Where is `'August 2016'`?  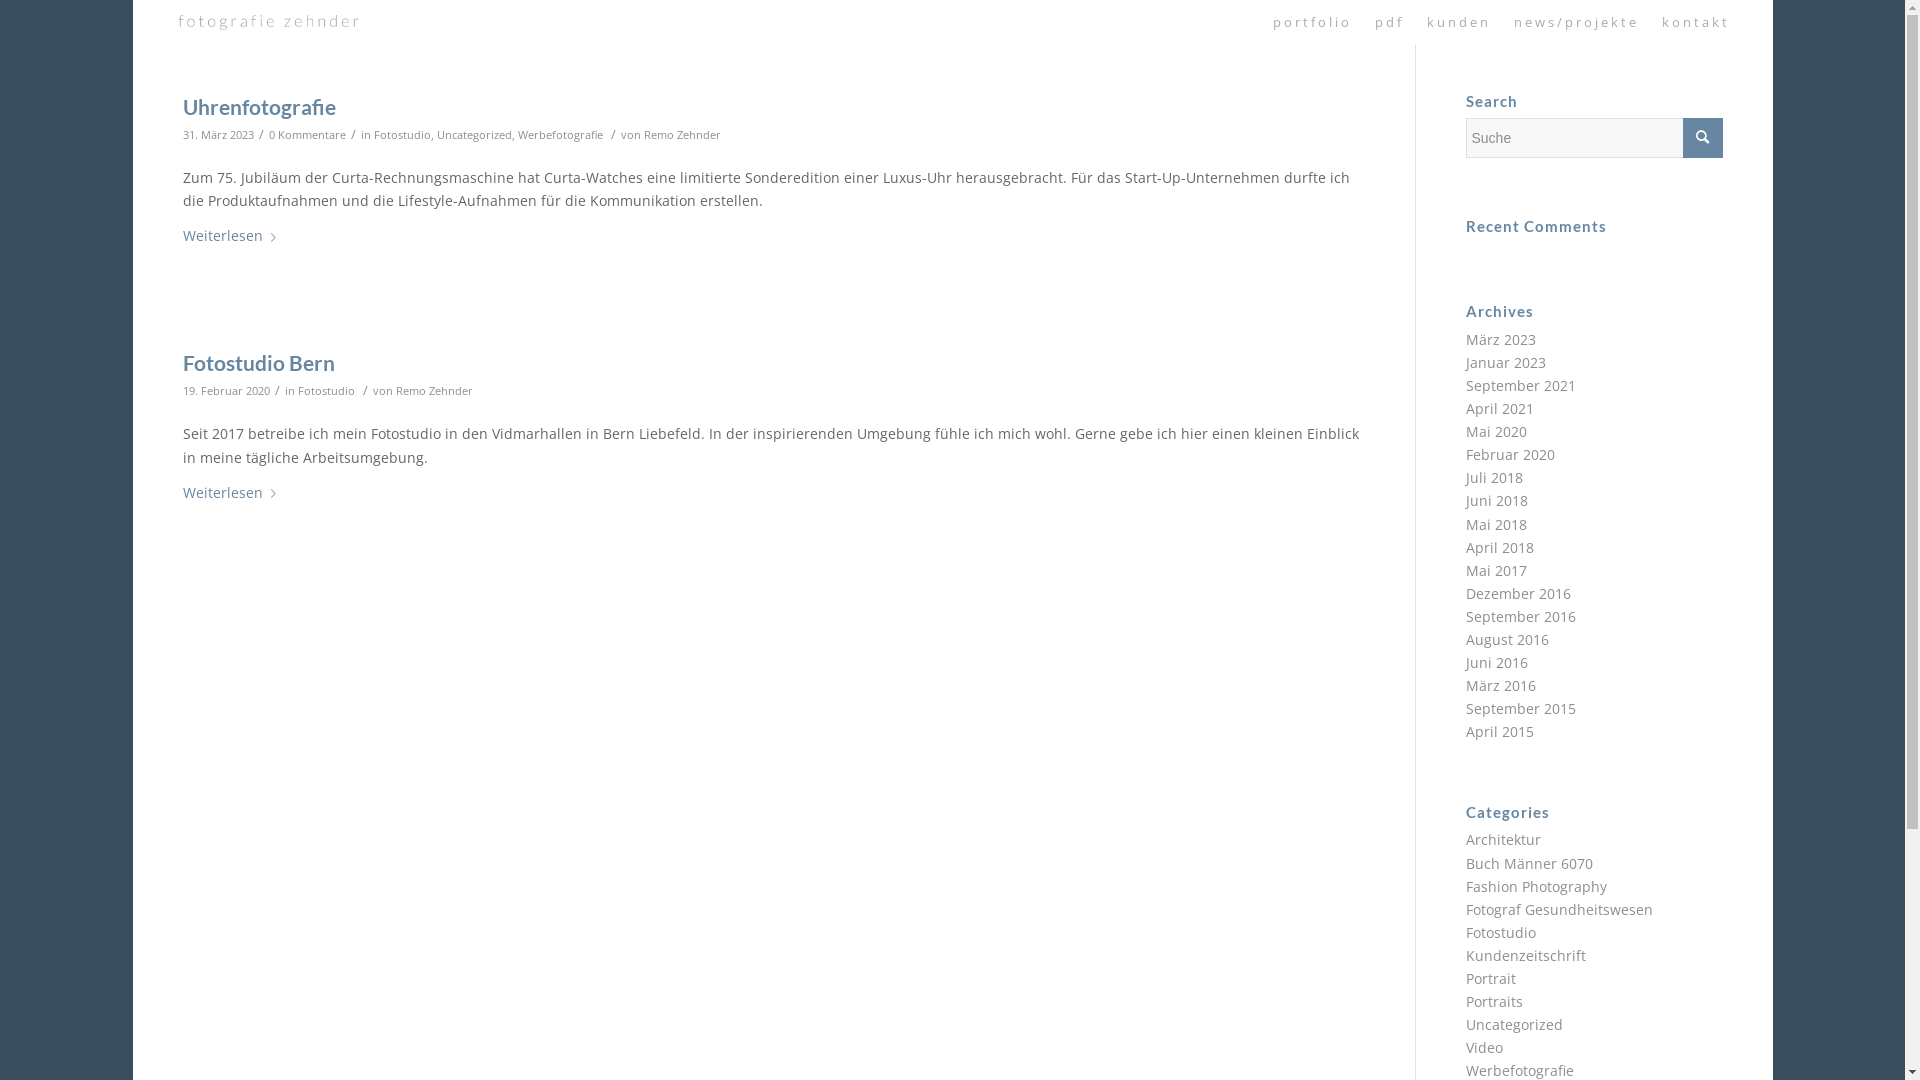 'August 2016' is located at coordinates (1507, 639).